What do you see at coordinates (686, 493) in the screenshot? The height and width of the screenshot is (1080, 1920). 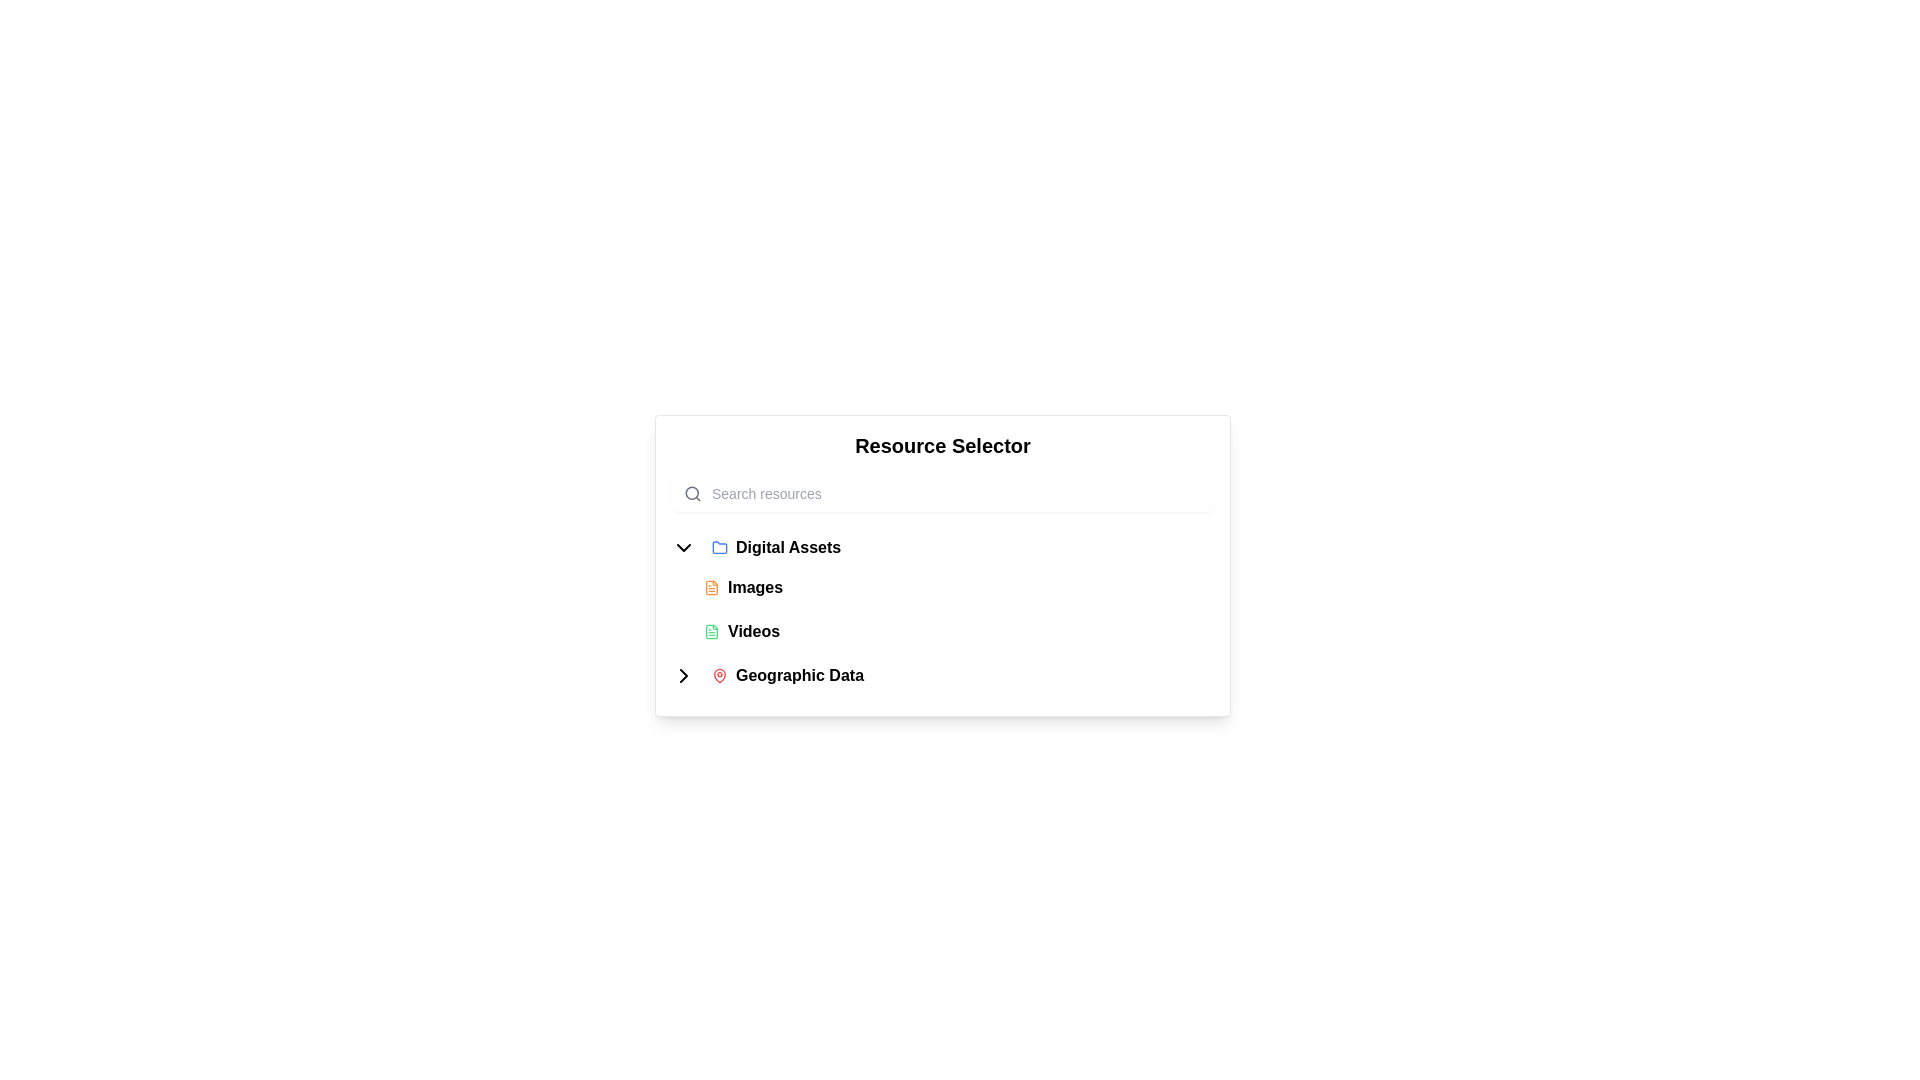 I see `the decorative search icon located at the top-left corner of the search input field within the 'Resource Selector' UI component` at bounding box center [686, 493].